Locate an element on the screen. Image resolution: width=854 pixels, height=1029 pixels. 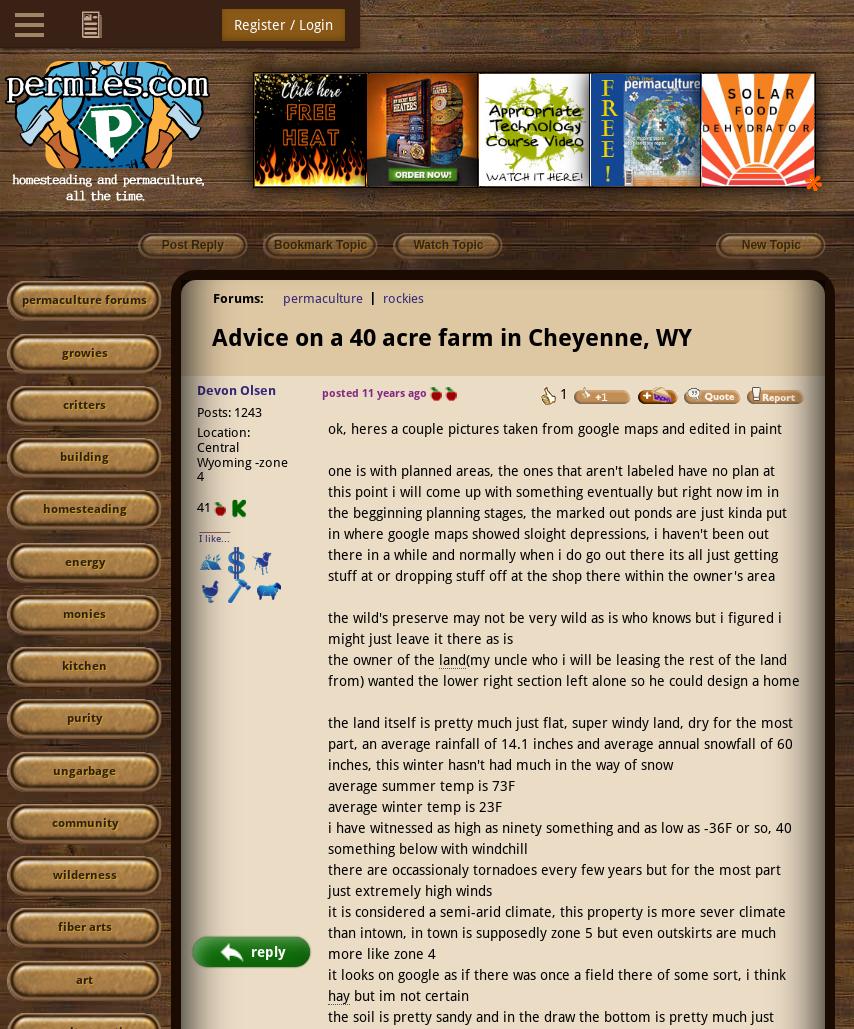
'community' is located at coordinates (83, 820).